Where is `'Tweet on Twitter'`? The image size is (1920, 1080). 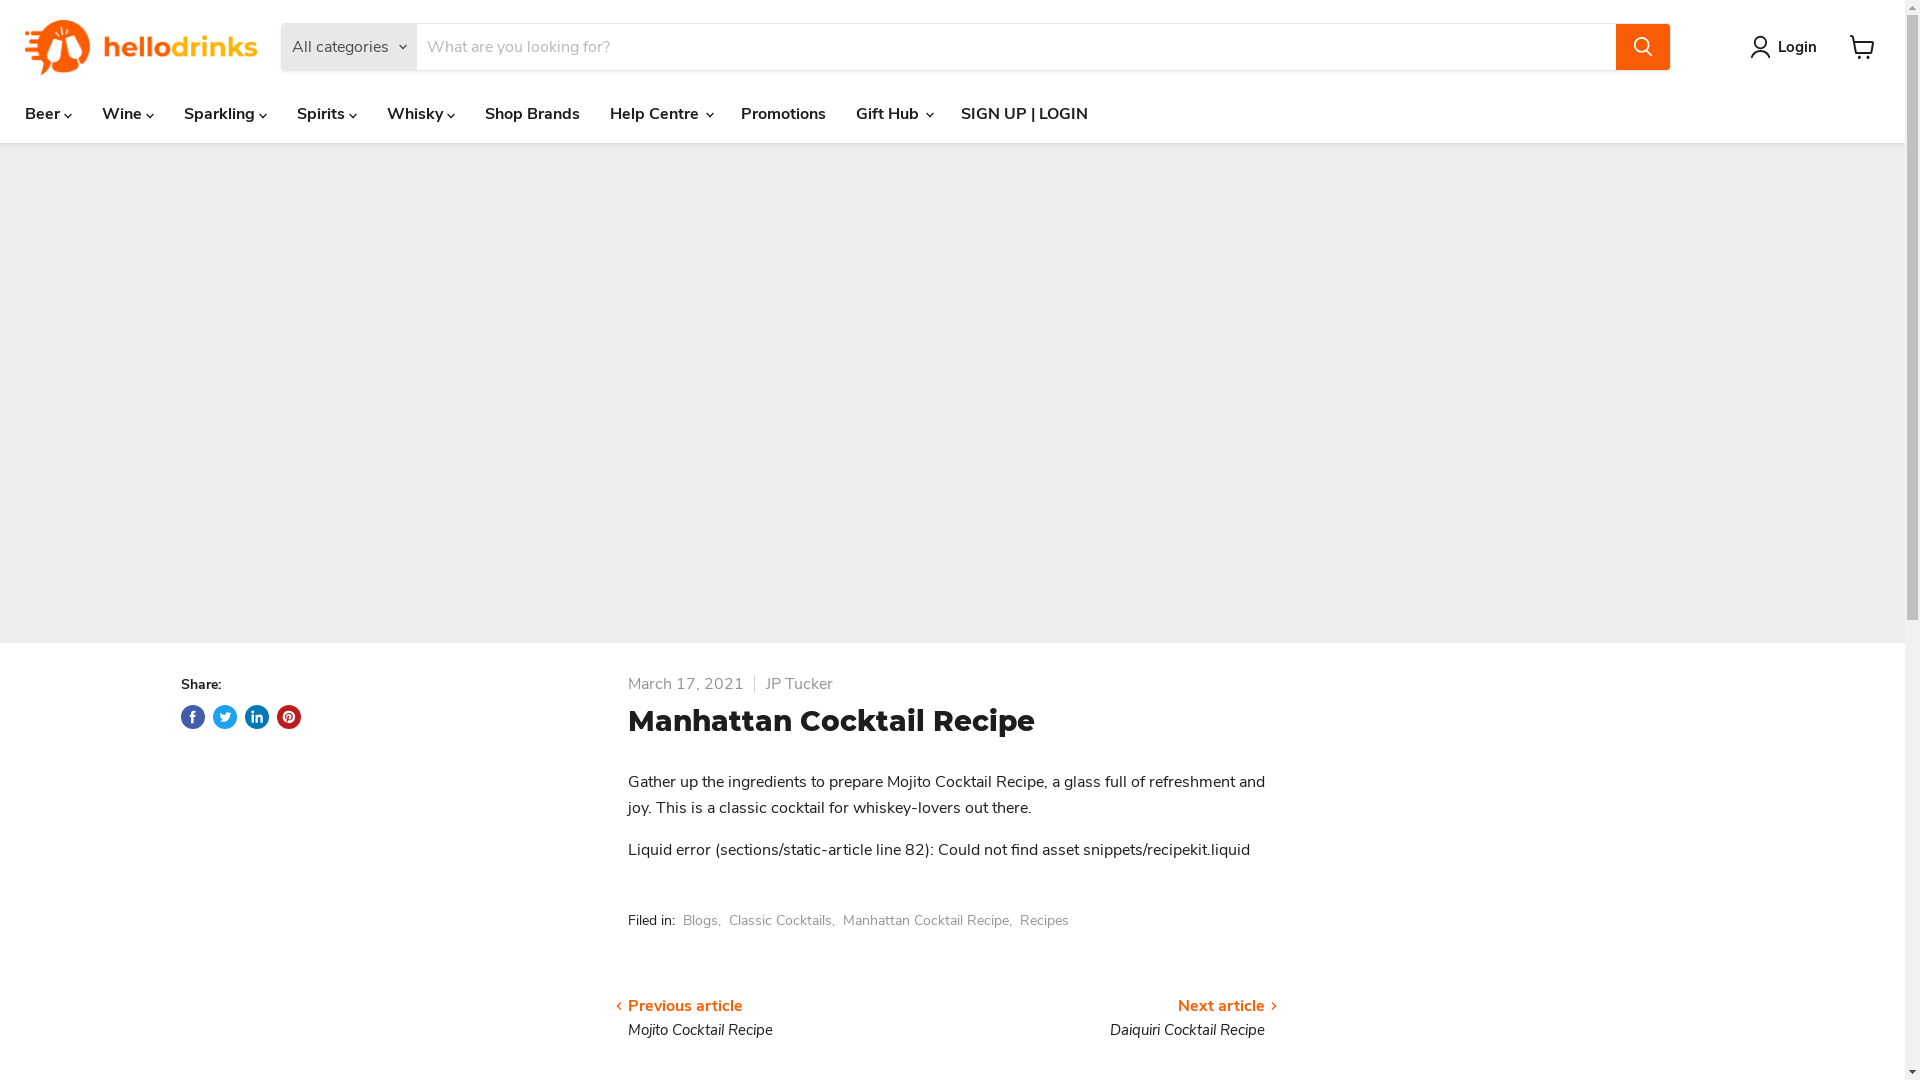
'Tweet on Twitter' is located at coordinates (224, 716).